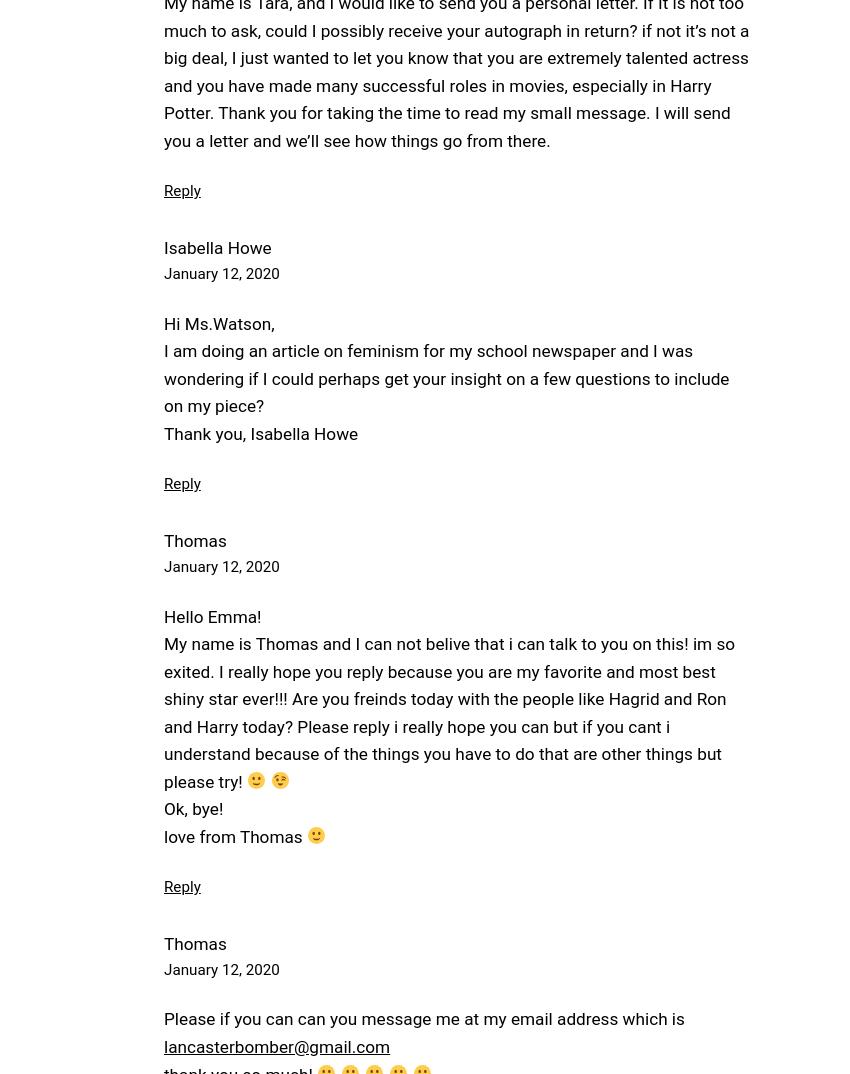  Describe the element at coordinates (445, 378) in the screenshot. I see `'I am doing an article on feminism for my school newspaper and I was wondering if I could perhaps get your insight on a few questions to include on my piece?'` at that location.